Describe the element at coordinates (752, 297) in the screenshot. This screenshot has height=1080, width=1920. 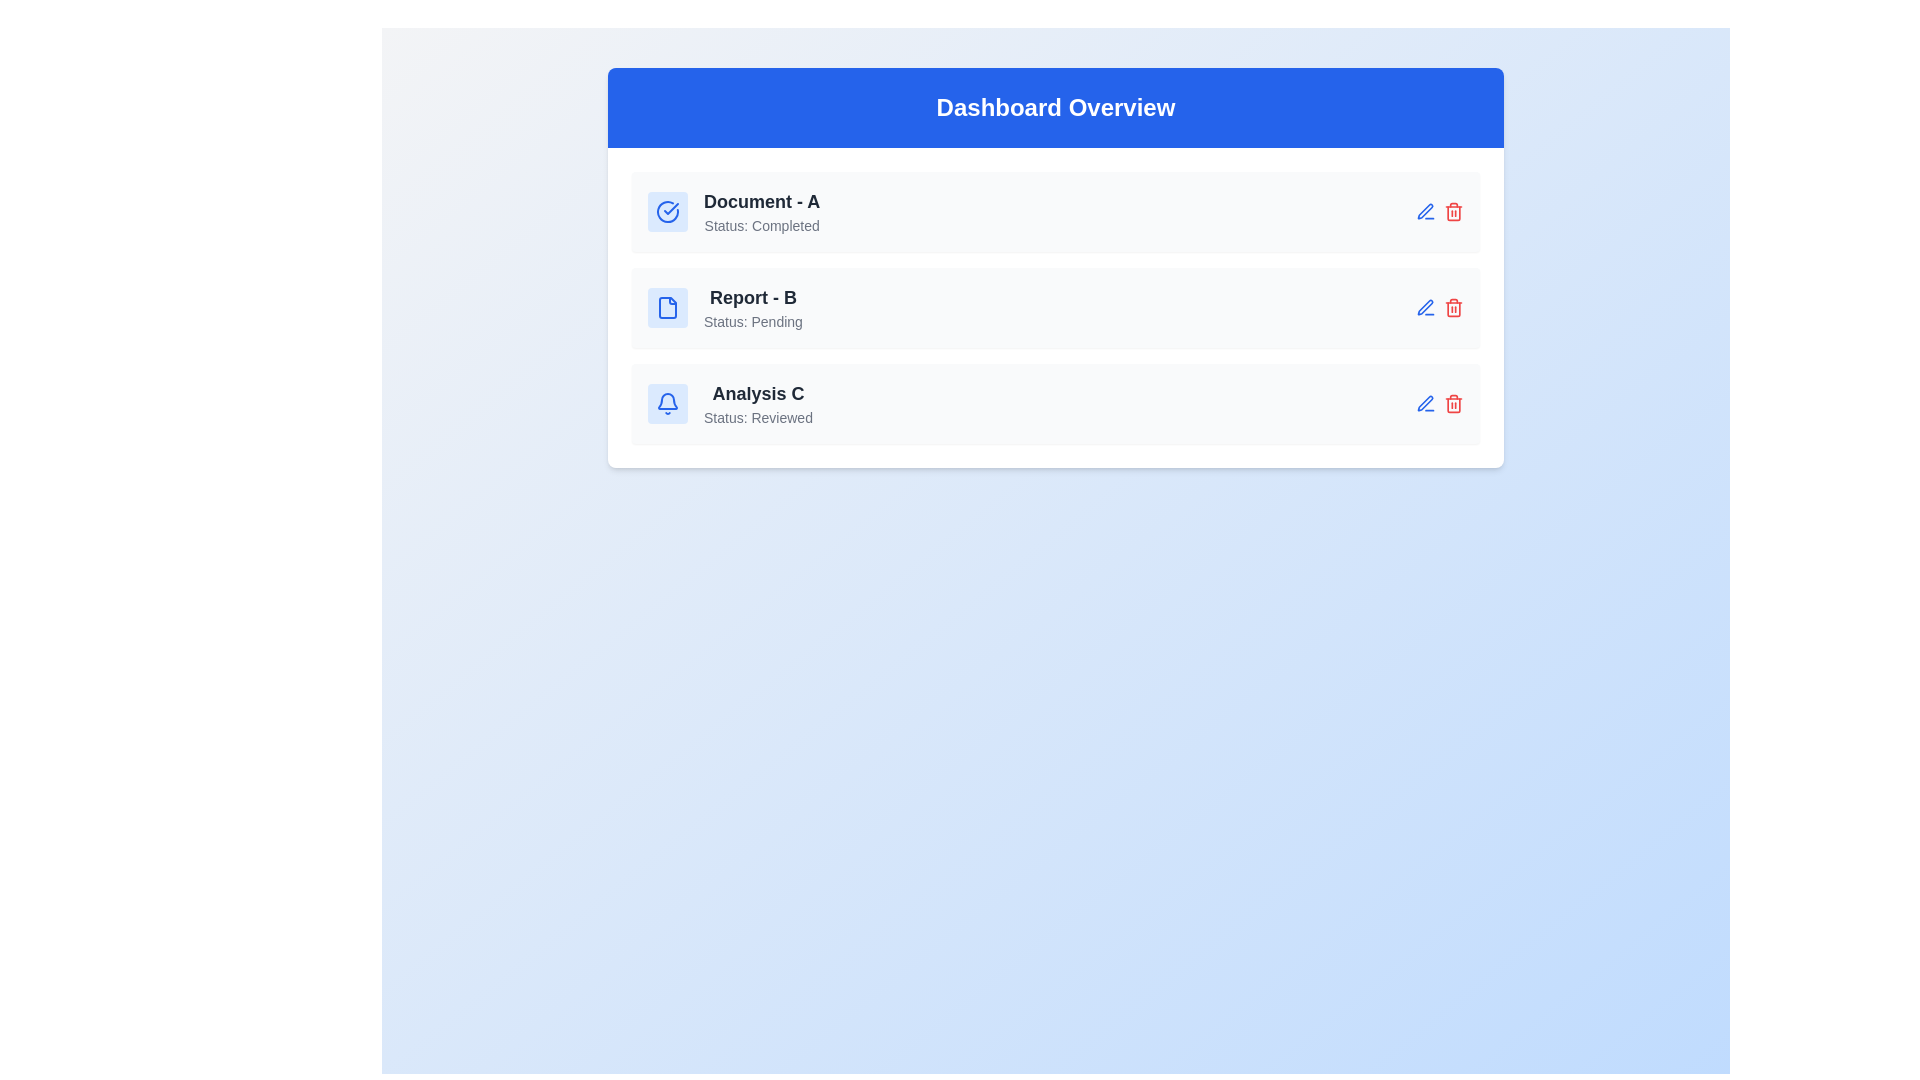
I see `the static text label named 'Report - B', which is positioned below 'Document - A' in the Dashboard Overview section` at that location.